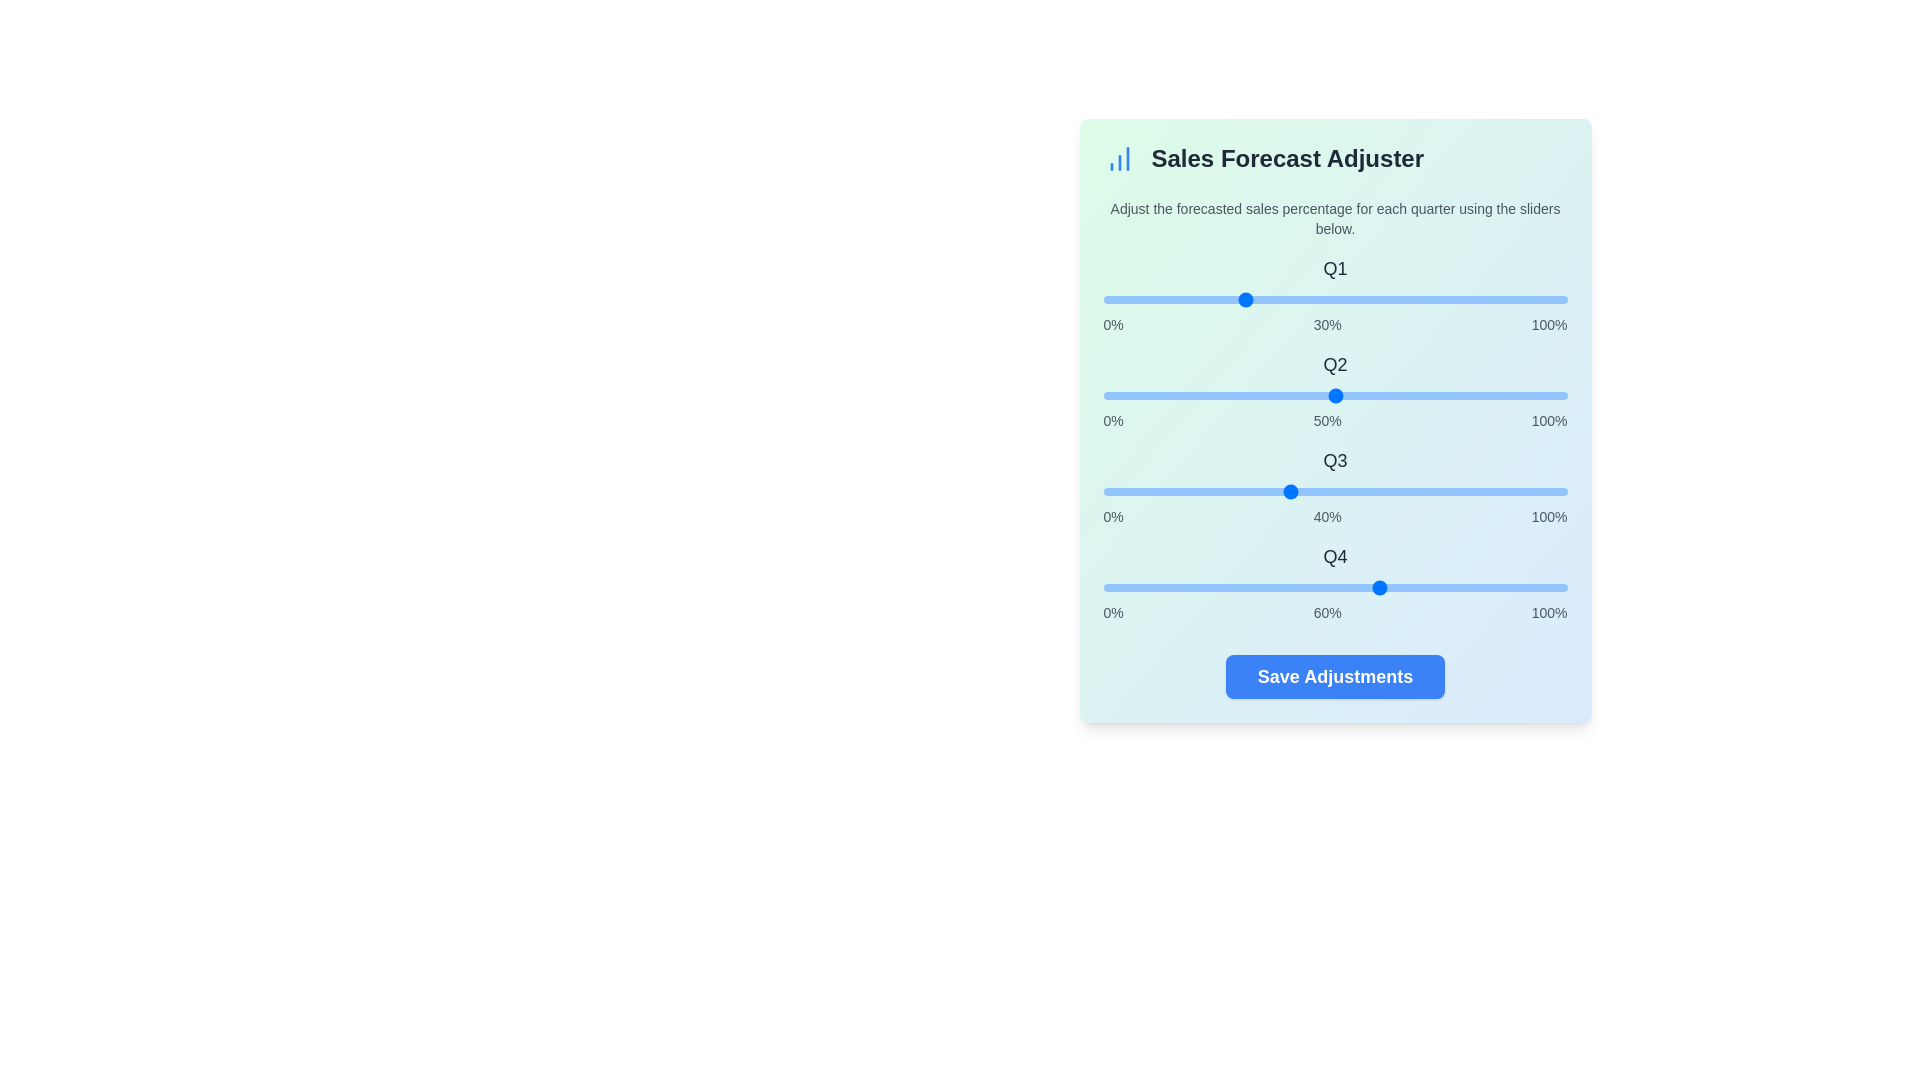 The height and width of the screenshot is (1080, 1920). Describe the element at coordinates (1561, 396) in the screenshot. I see `the slider for Q2 to 99%` at that location.